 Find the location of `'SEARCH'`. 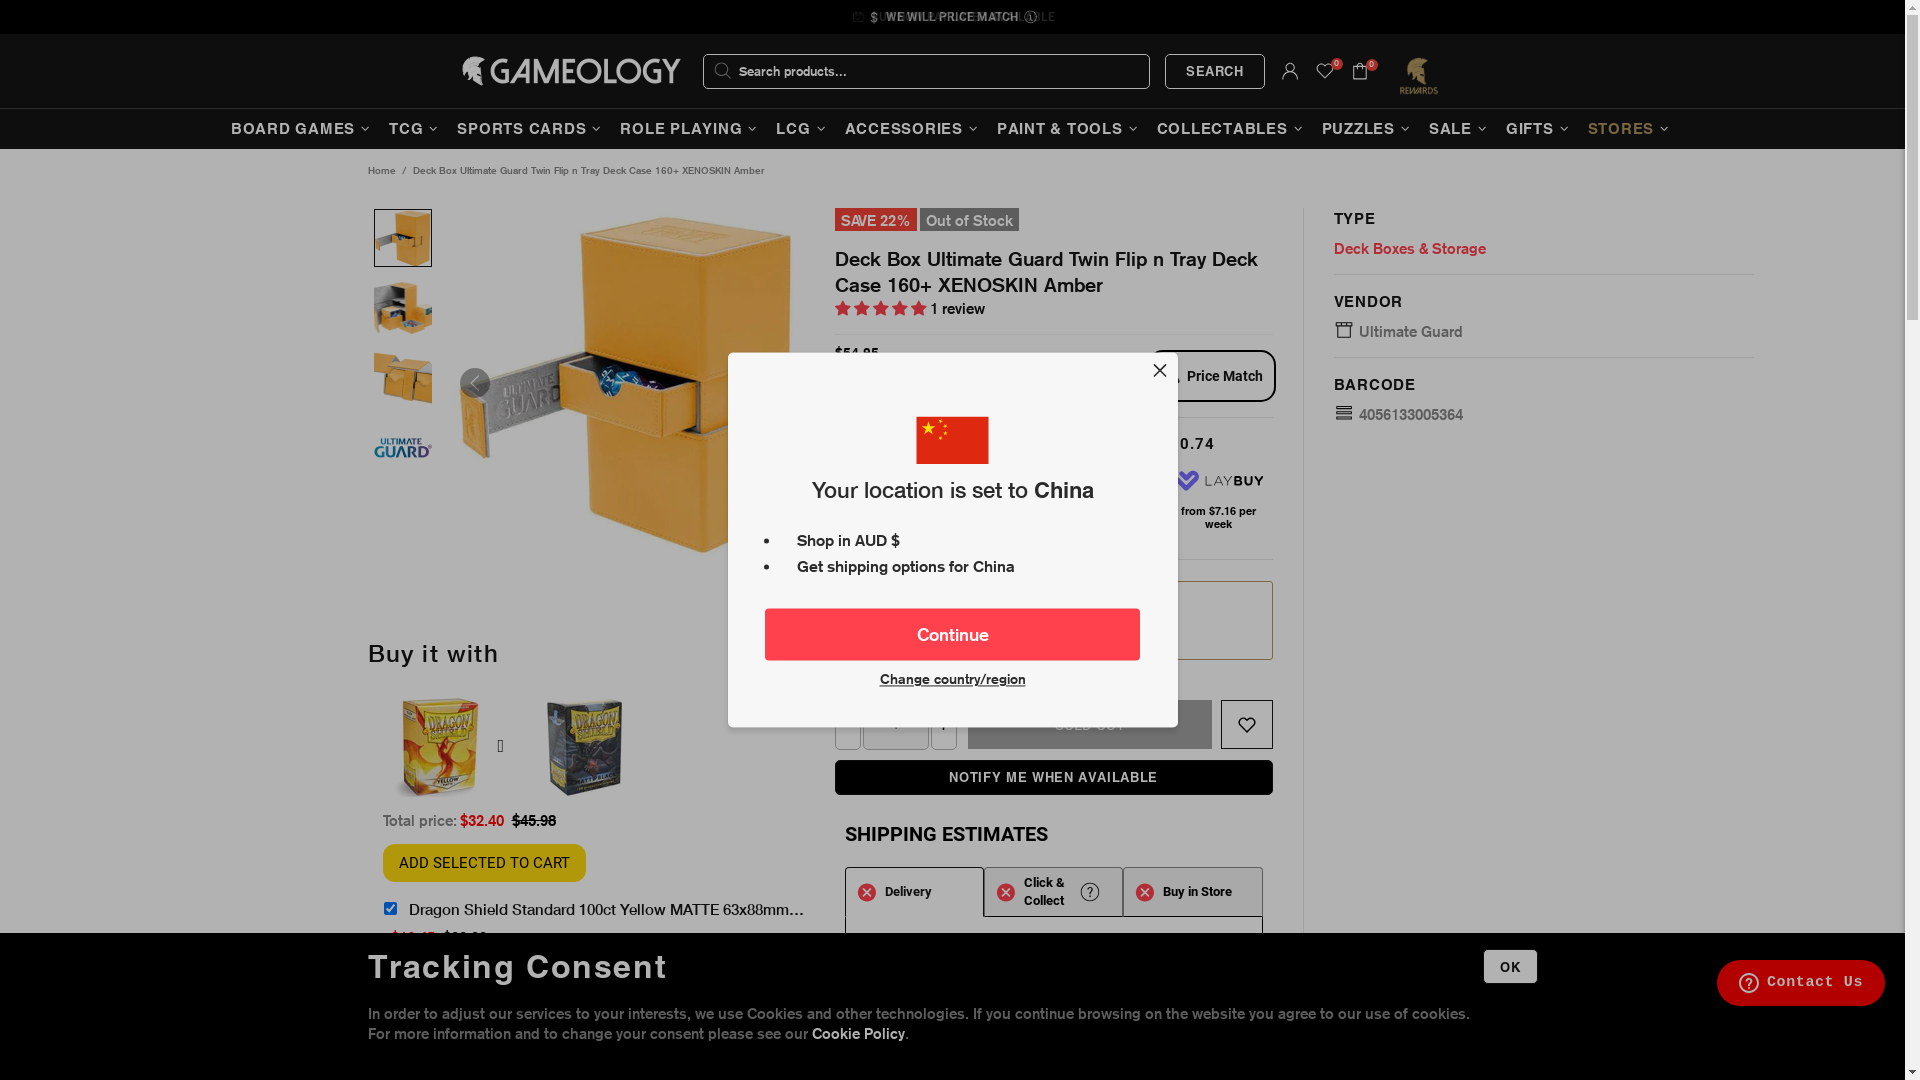

'SEARCH' is located at coordinates (1213, 70).